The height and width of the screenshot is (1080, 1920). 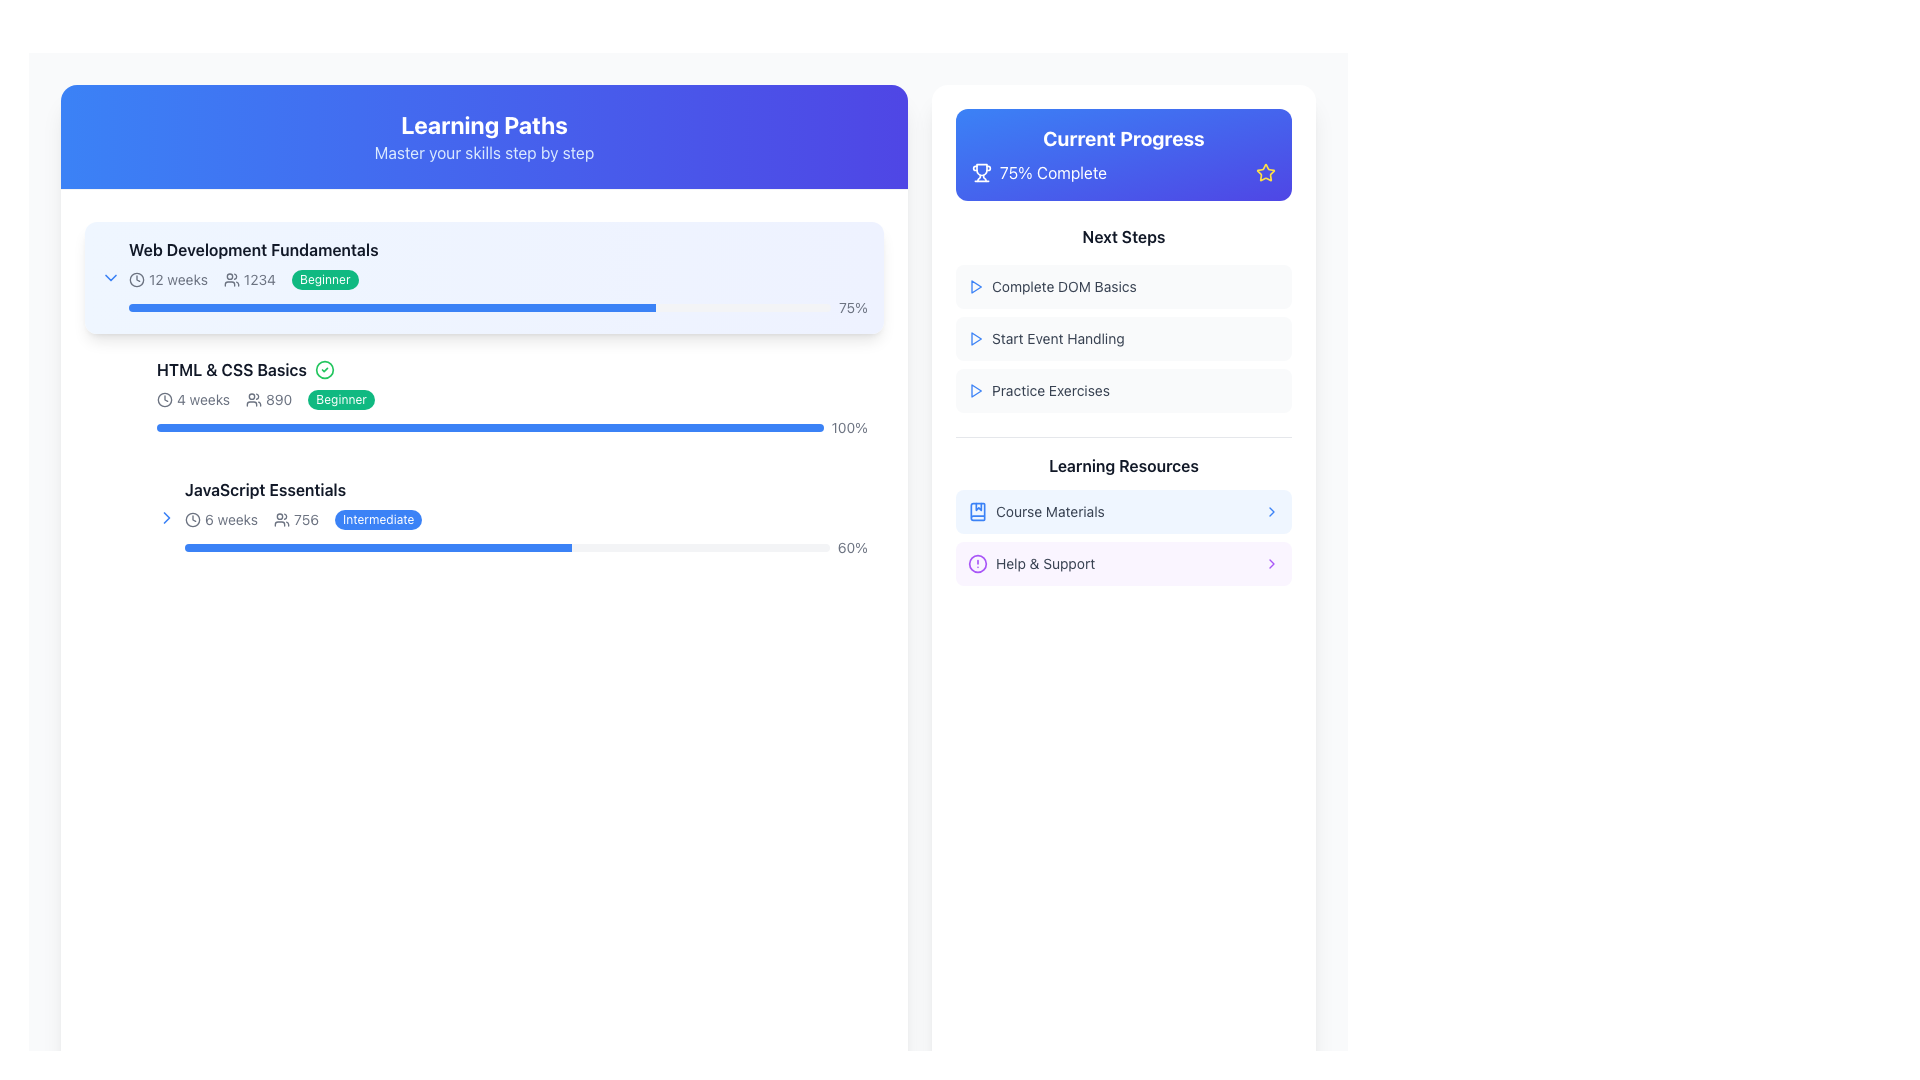 I want to click on the text label displaying '4 weeks' next to the clock icon in the 'Learning Paths' module to potentially trigger tooltip or styling effects, so click(x=193, y=400).